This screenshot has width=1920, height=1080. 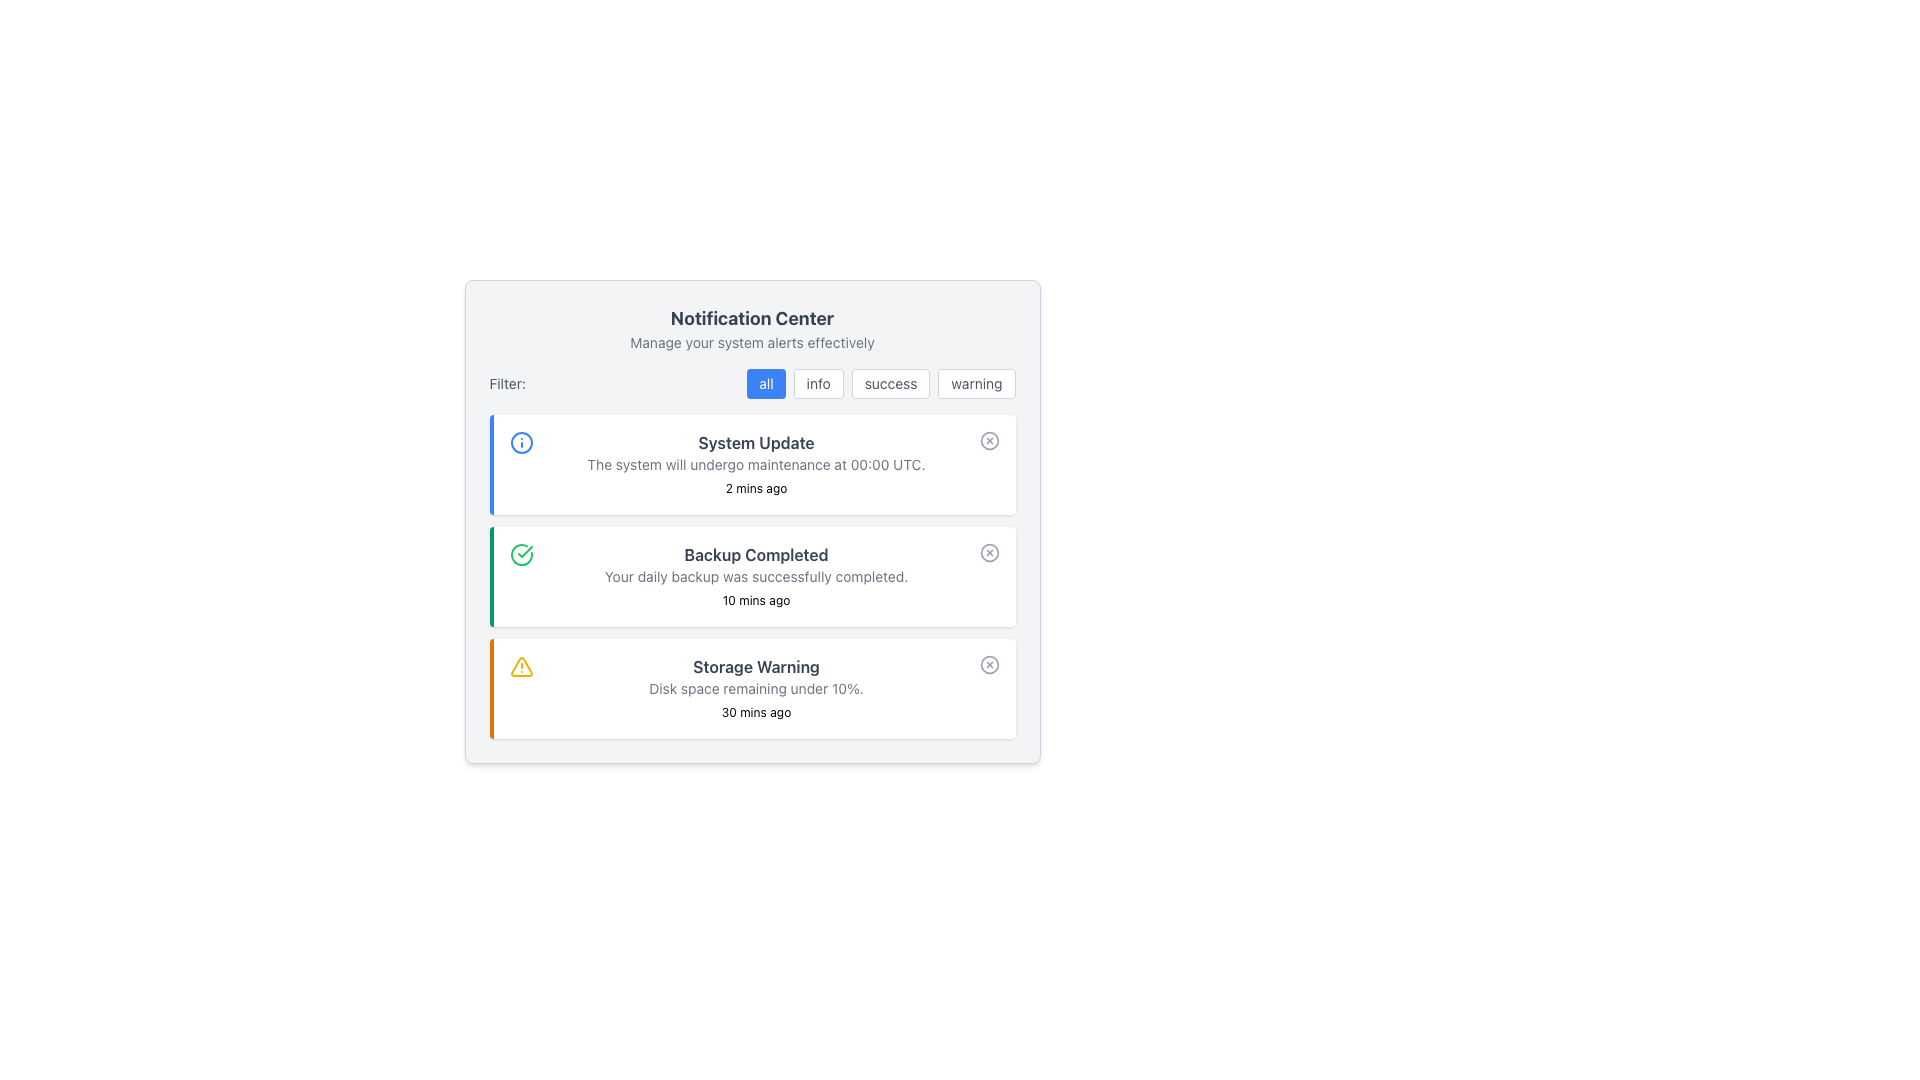 What do you see at coordinates (880, 384) in the screenshot?
I see `the 'success' filter button, which is the third button in a horizontal group of filter options below the label 'Filter:', to observe the interactive effects` at bounding box center [880, 384].